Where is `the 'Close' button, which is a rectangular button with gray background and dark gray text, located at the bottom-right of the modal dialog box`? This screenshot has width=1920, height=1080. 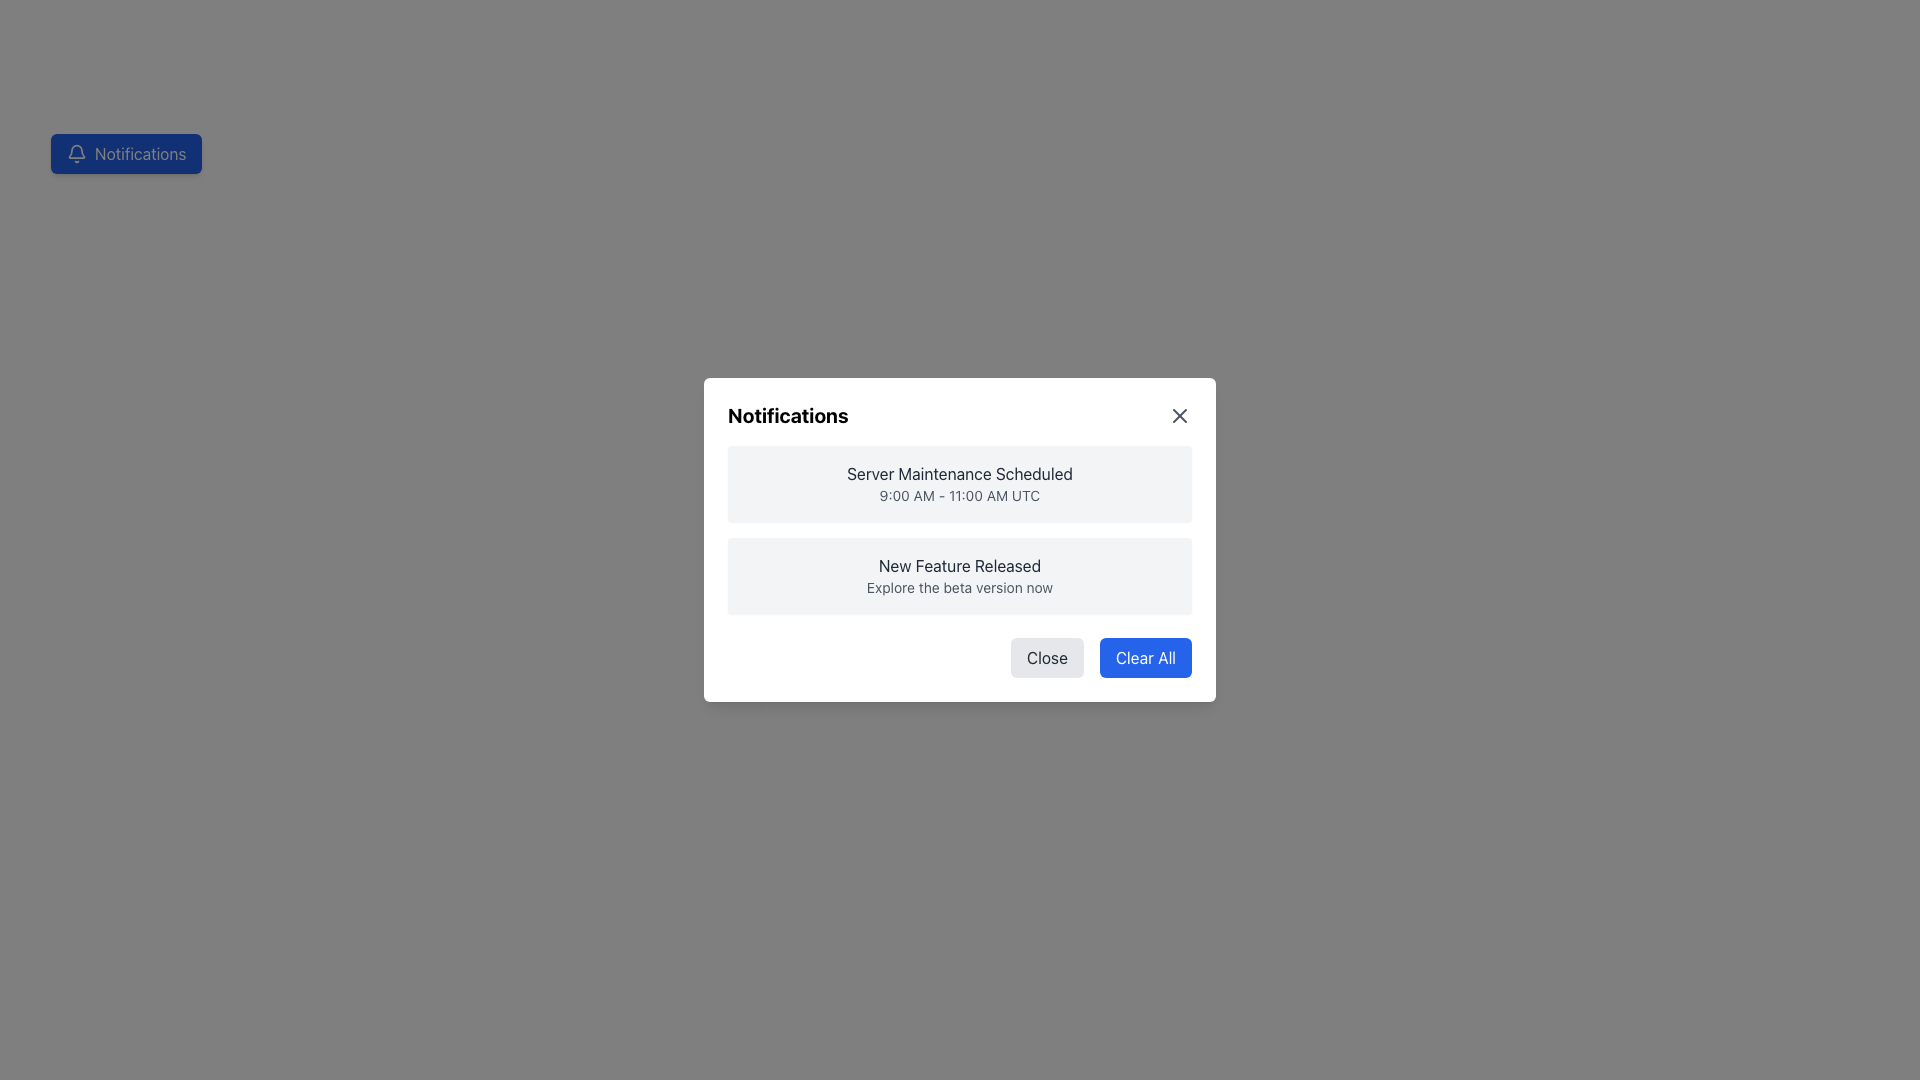
the 'Close' button, which is a rectangular button with gray background and dark gray text, located at the bottom-right of the modal dialog box is located at coordinates (1046, 658).